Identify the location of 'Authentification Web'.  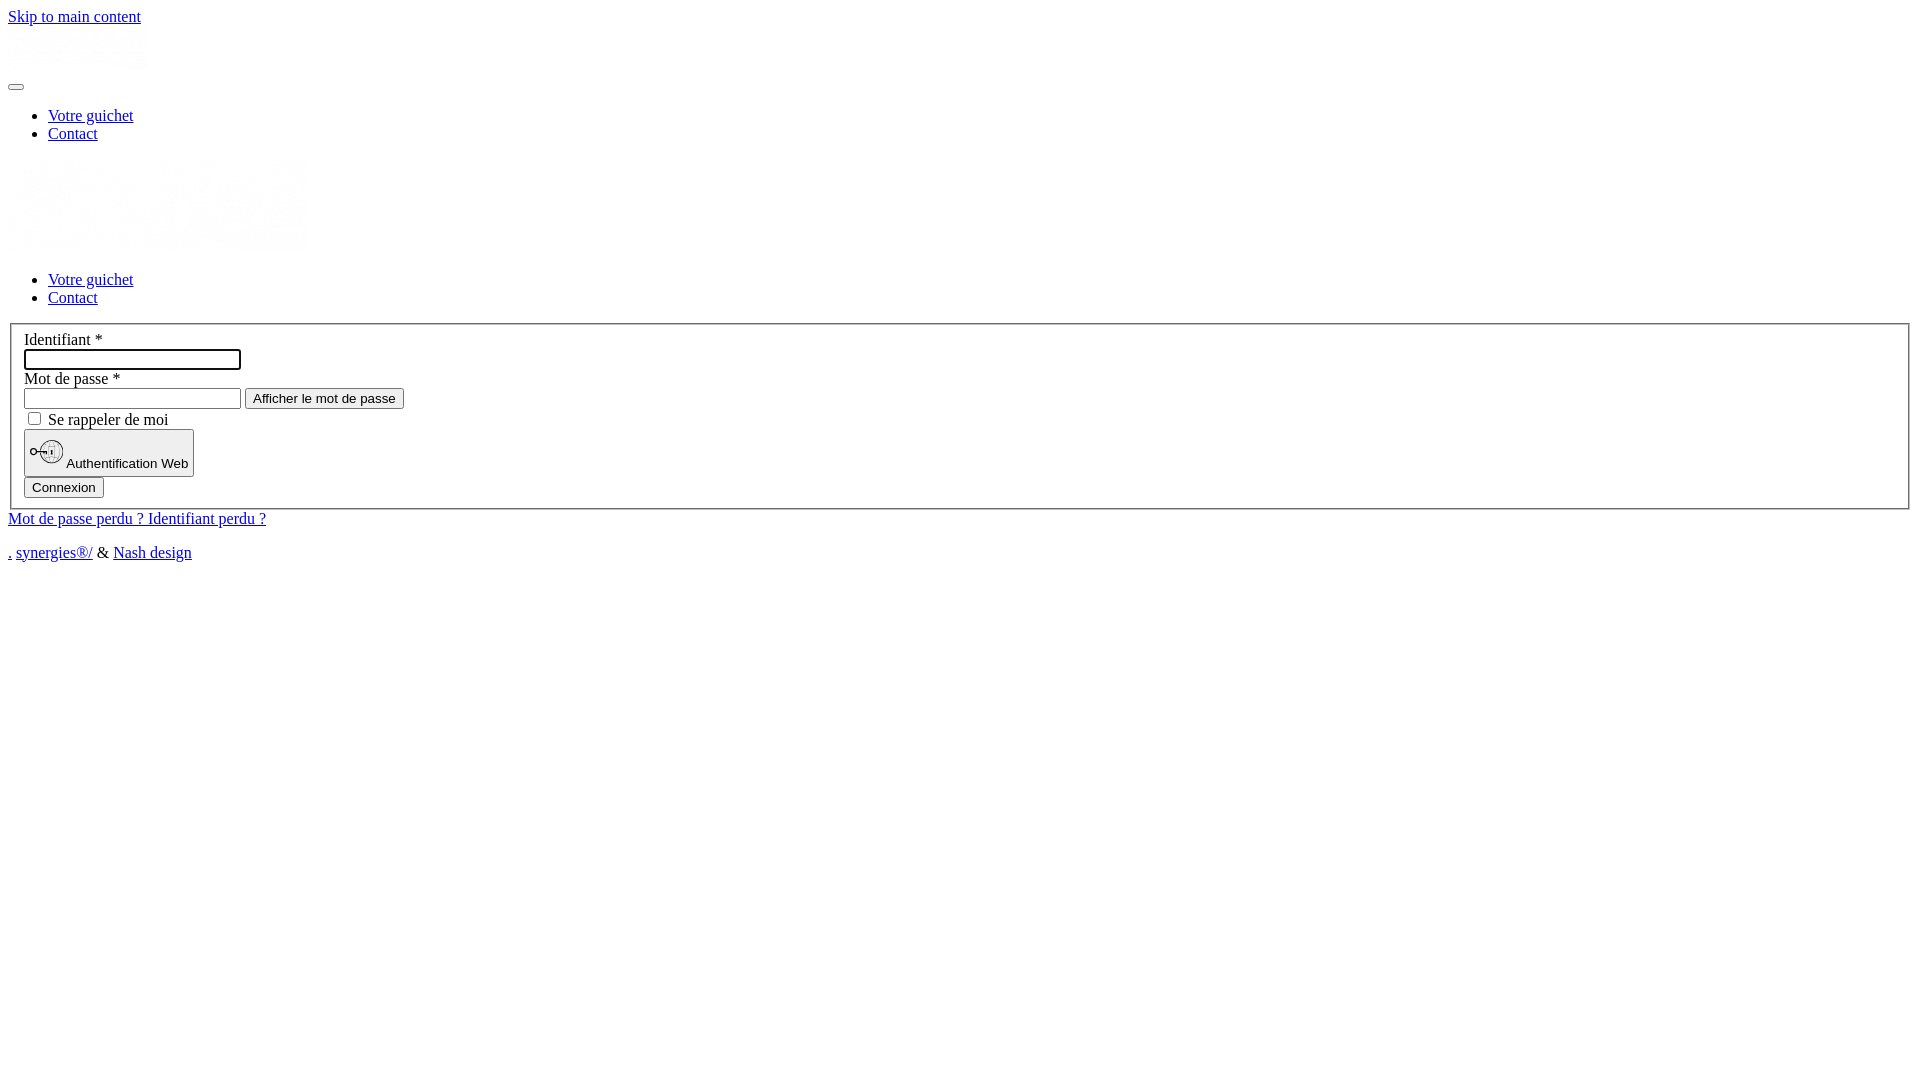
(24, 452).